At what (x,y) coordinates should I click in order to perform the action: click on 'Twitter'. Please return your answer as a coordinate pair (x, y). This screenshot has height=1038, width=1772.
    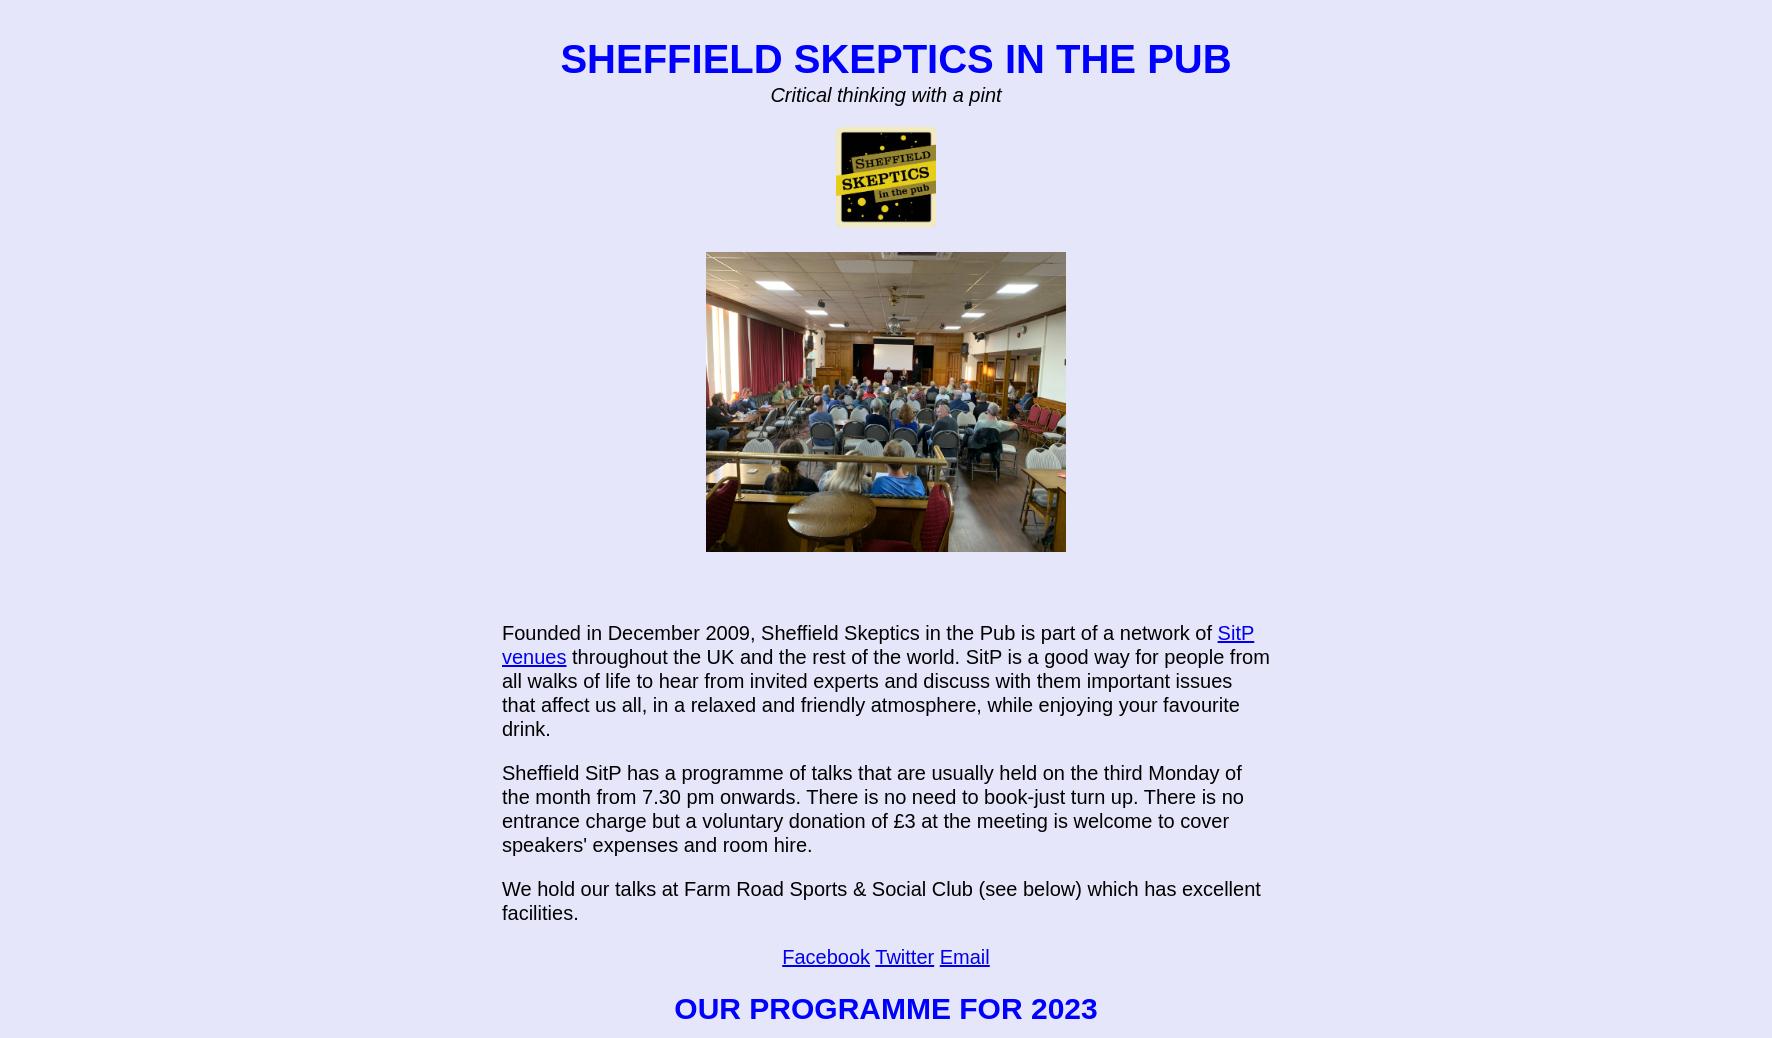
    Looking at the image, I should click on (903, 955).